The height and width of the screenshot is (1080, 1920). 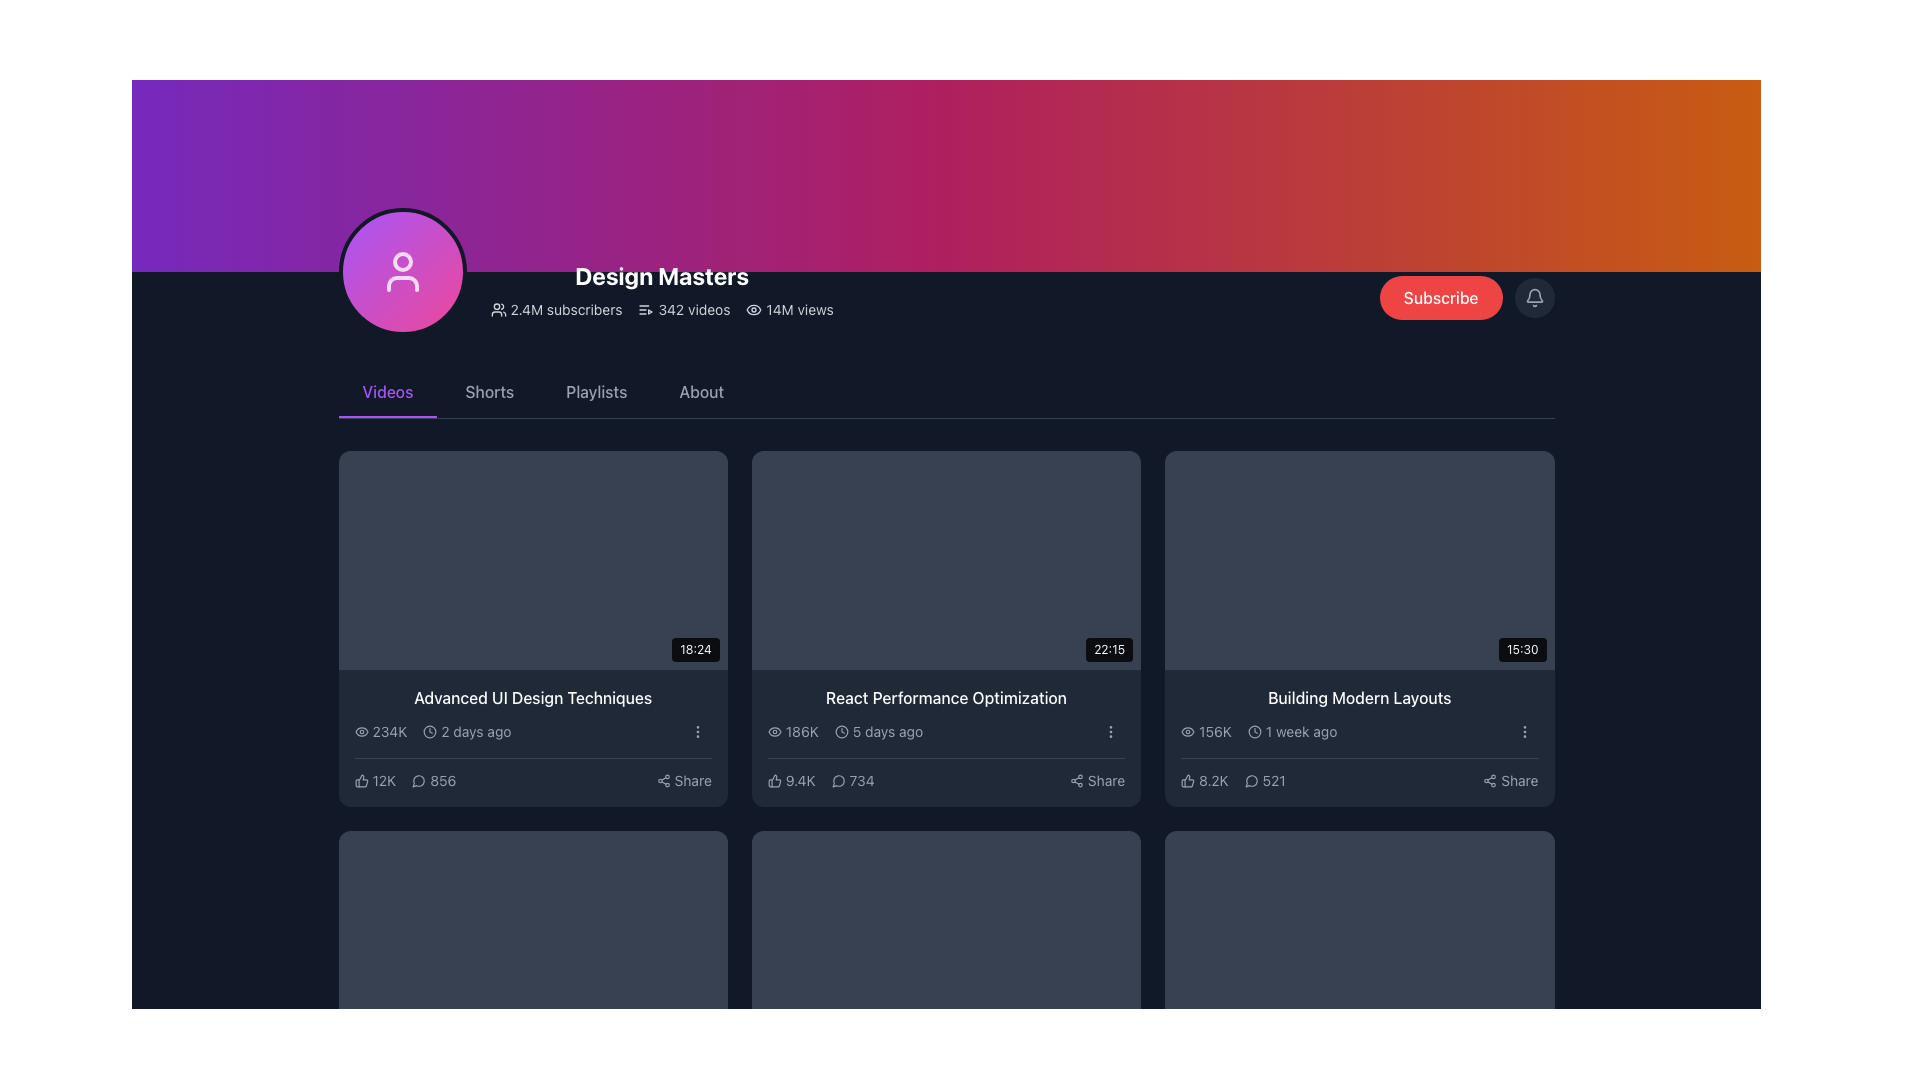 I want to click on the message bubble icon located next to the numeric figure '521' at the bottom right of the video card for 'Building Modern Layouts', so click(x=1250, y=779).